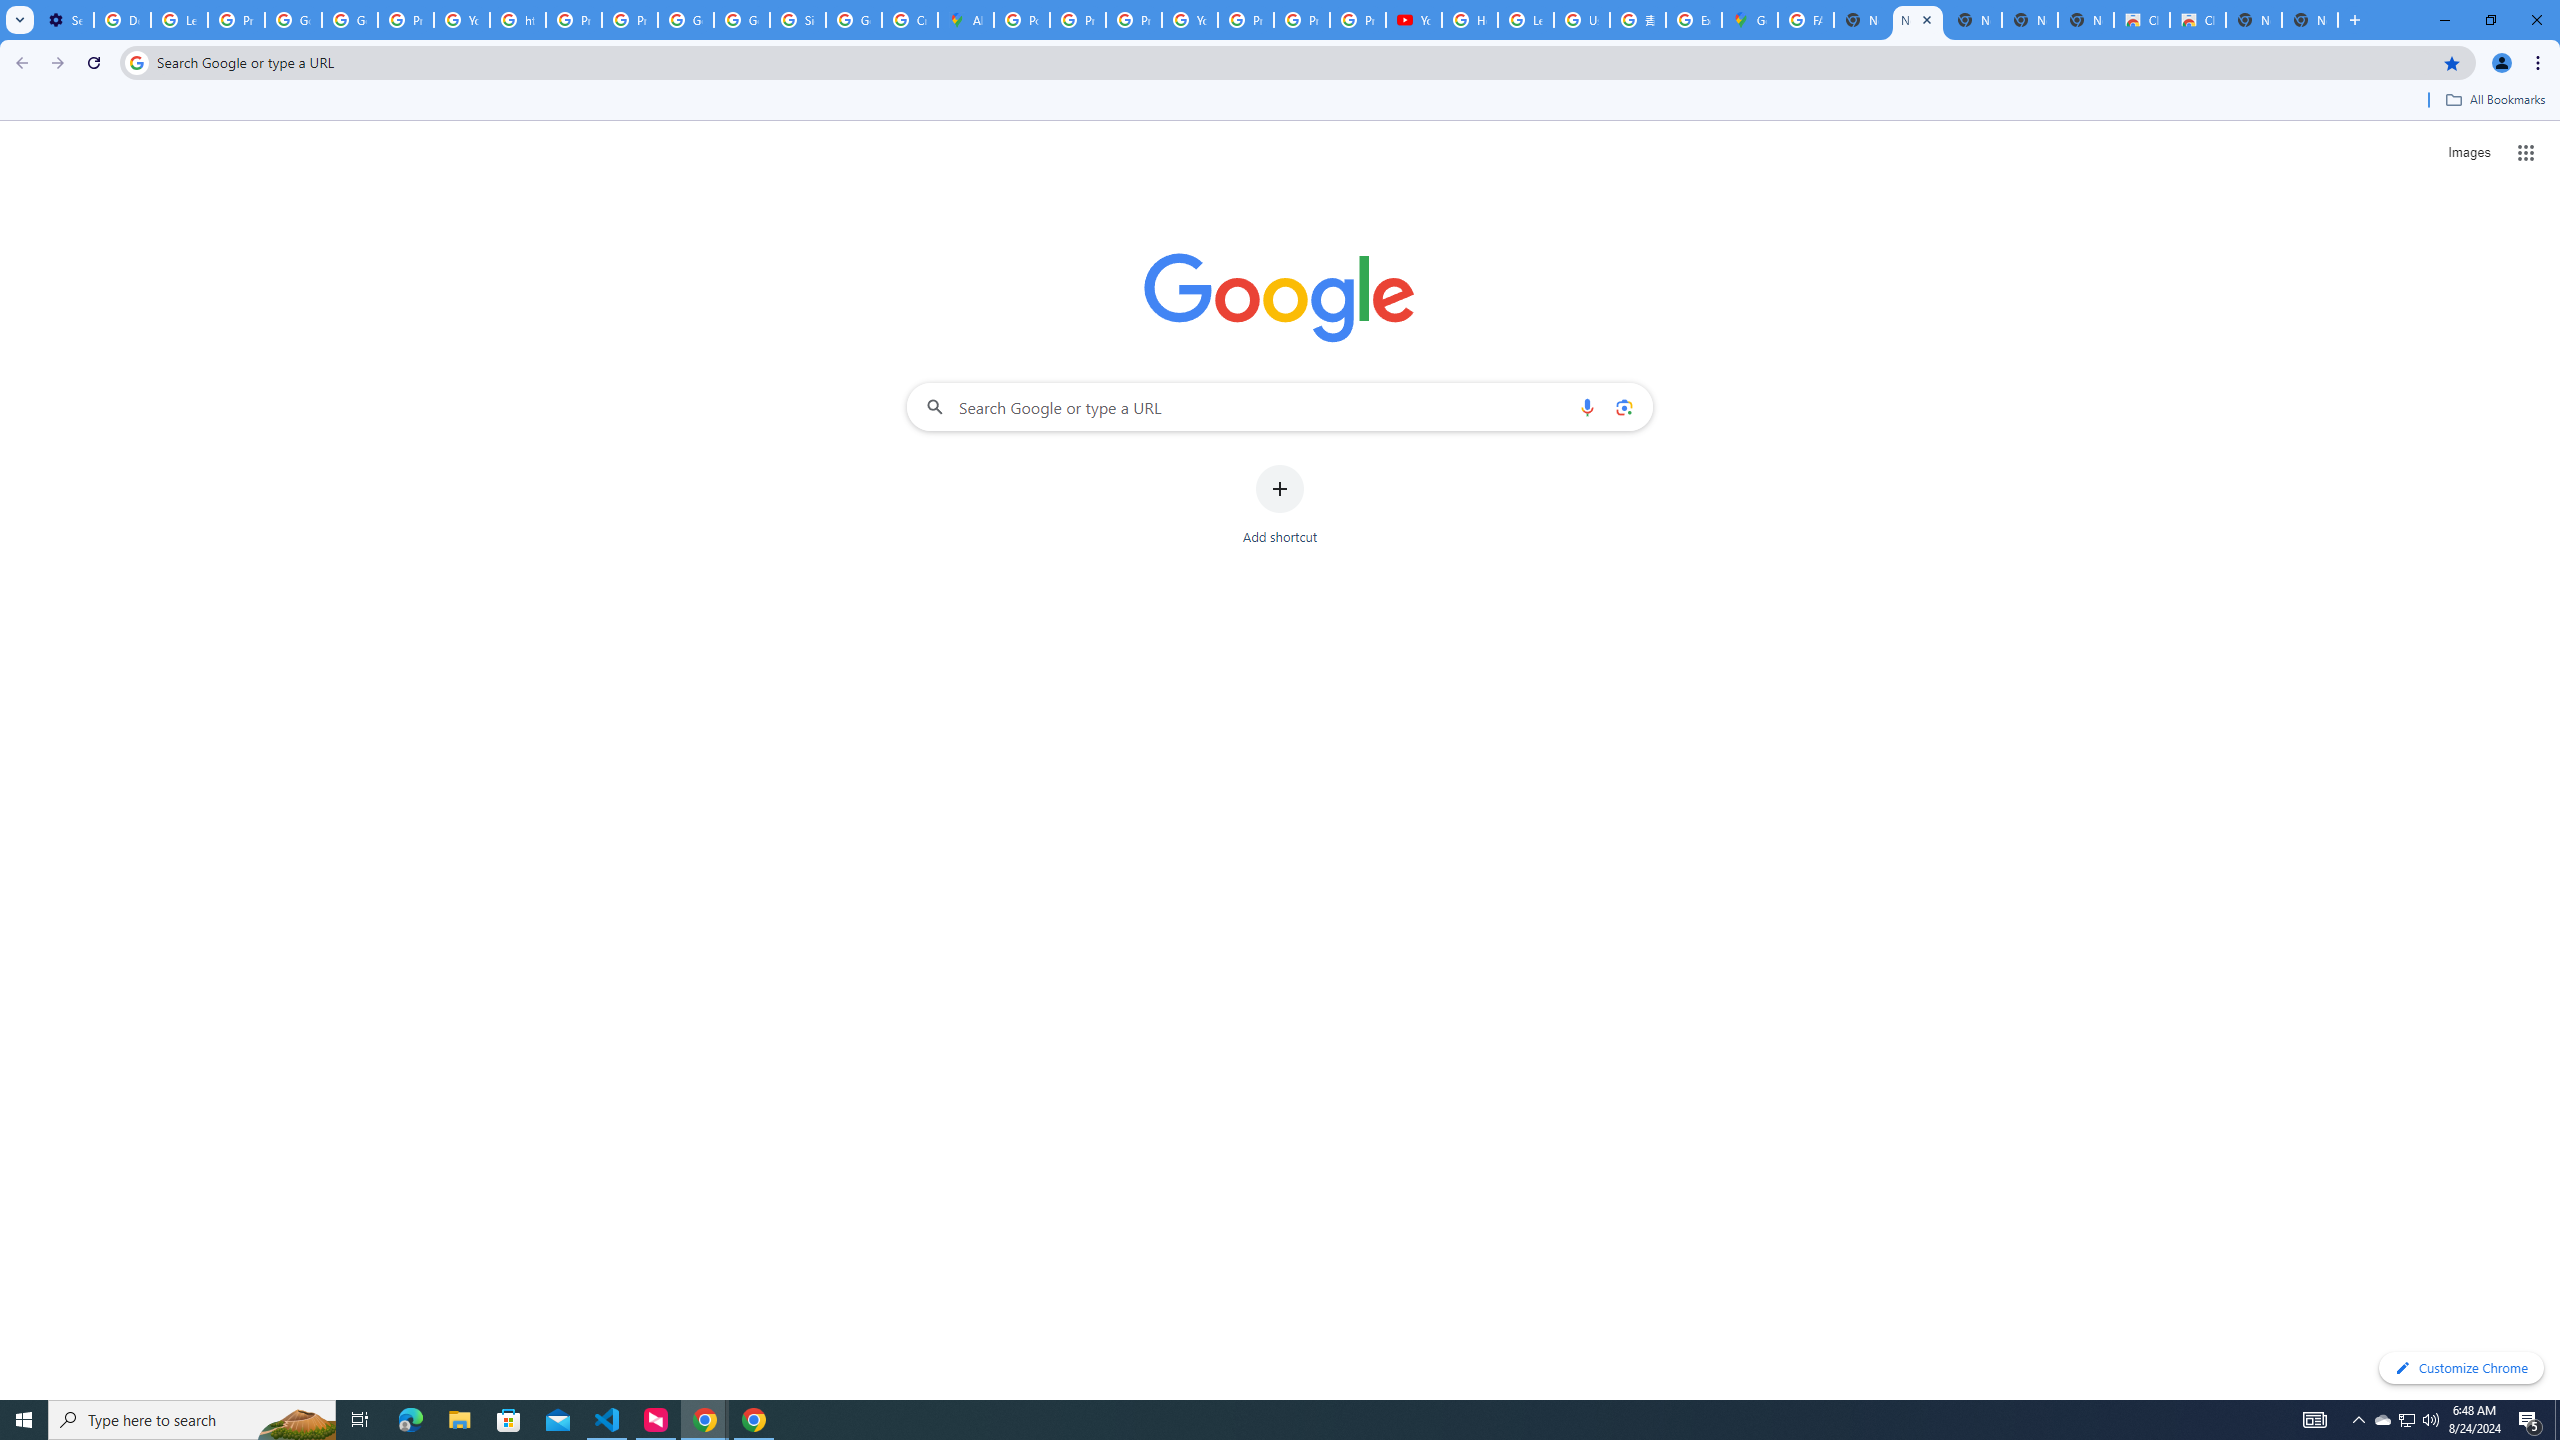 Image resolution: width=2560 pixels, height=1440 pixels. Describe the element at coordinates (2310, 19) in the screenshot. I see `'New Tab'` at that location.